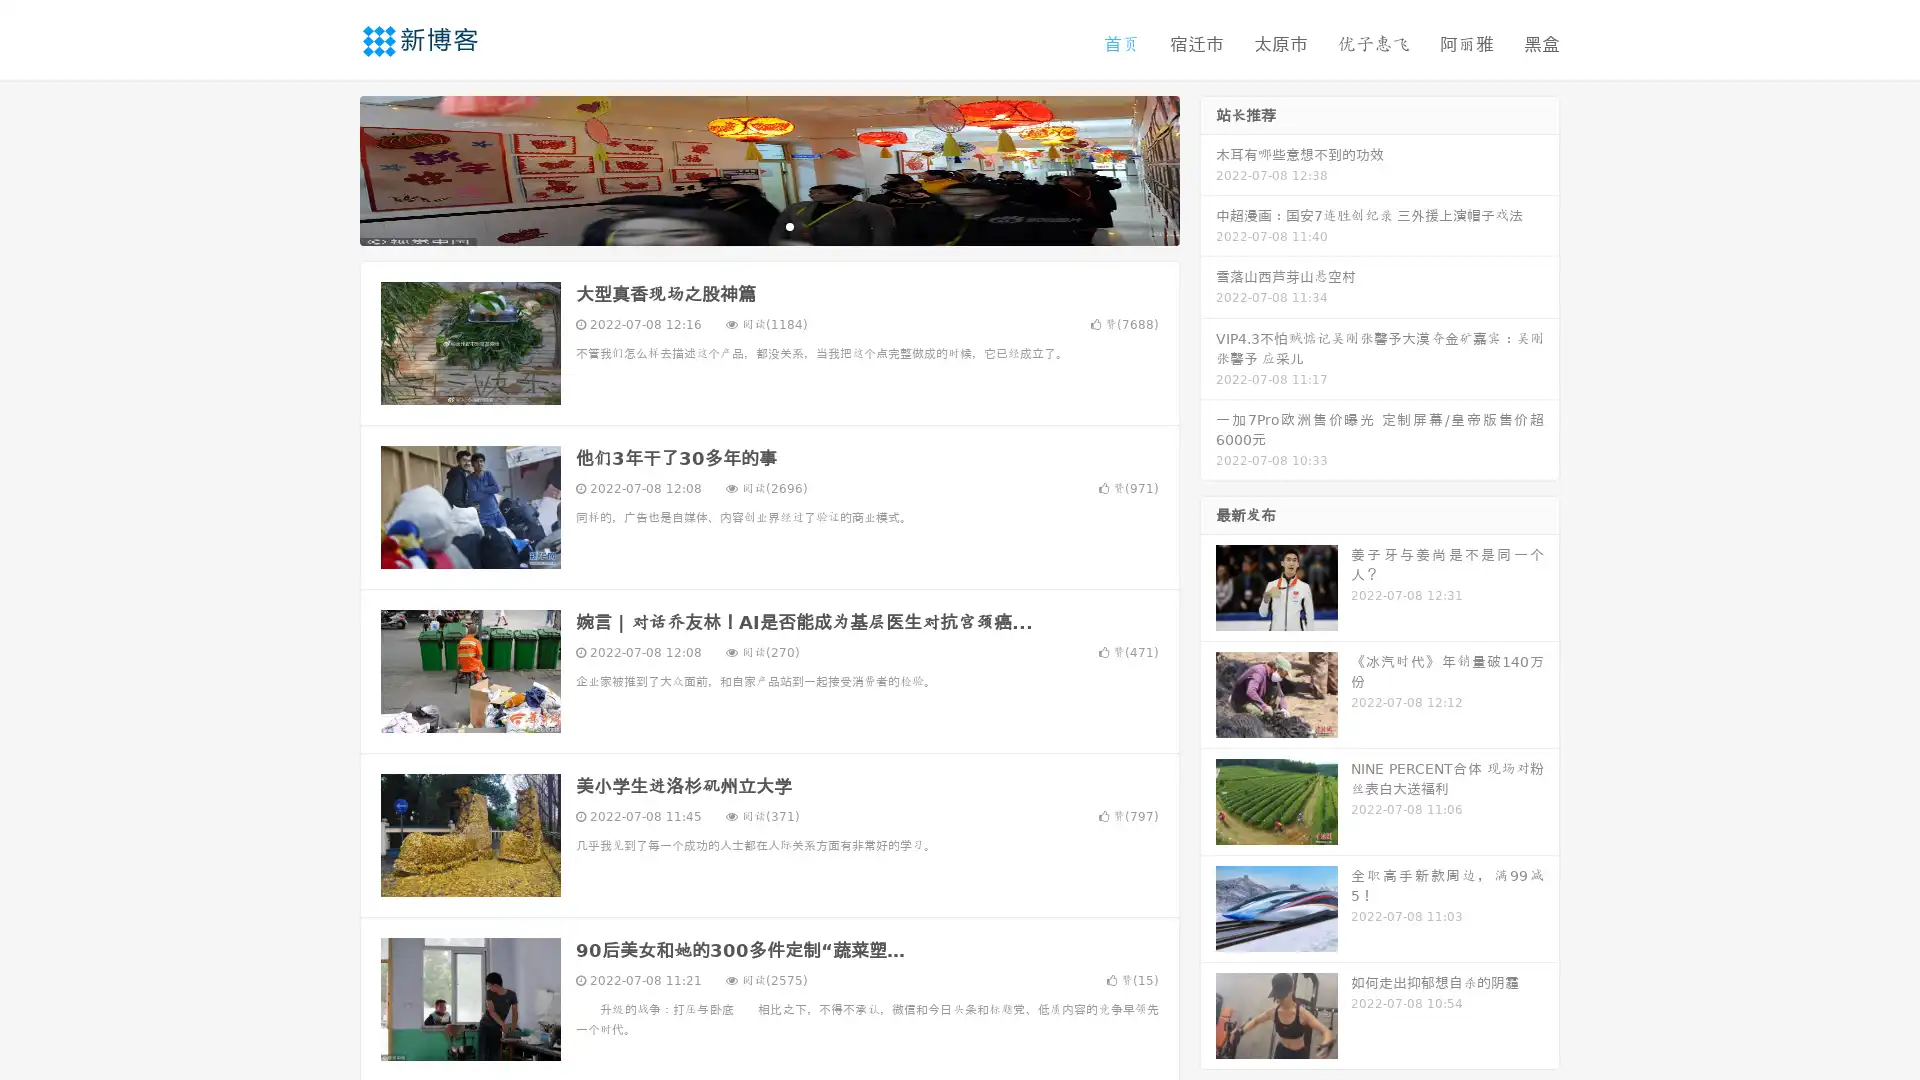 The image size is (1920, 1080). What do you see at coordinates (768, 225) in the screenshot?
I see `Go to slide 2` at bounding box center [768, 225].